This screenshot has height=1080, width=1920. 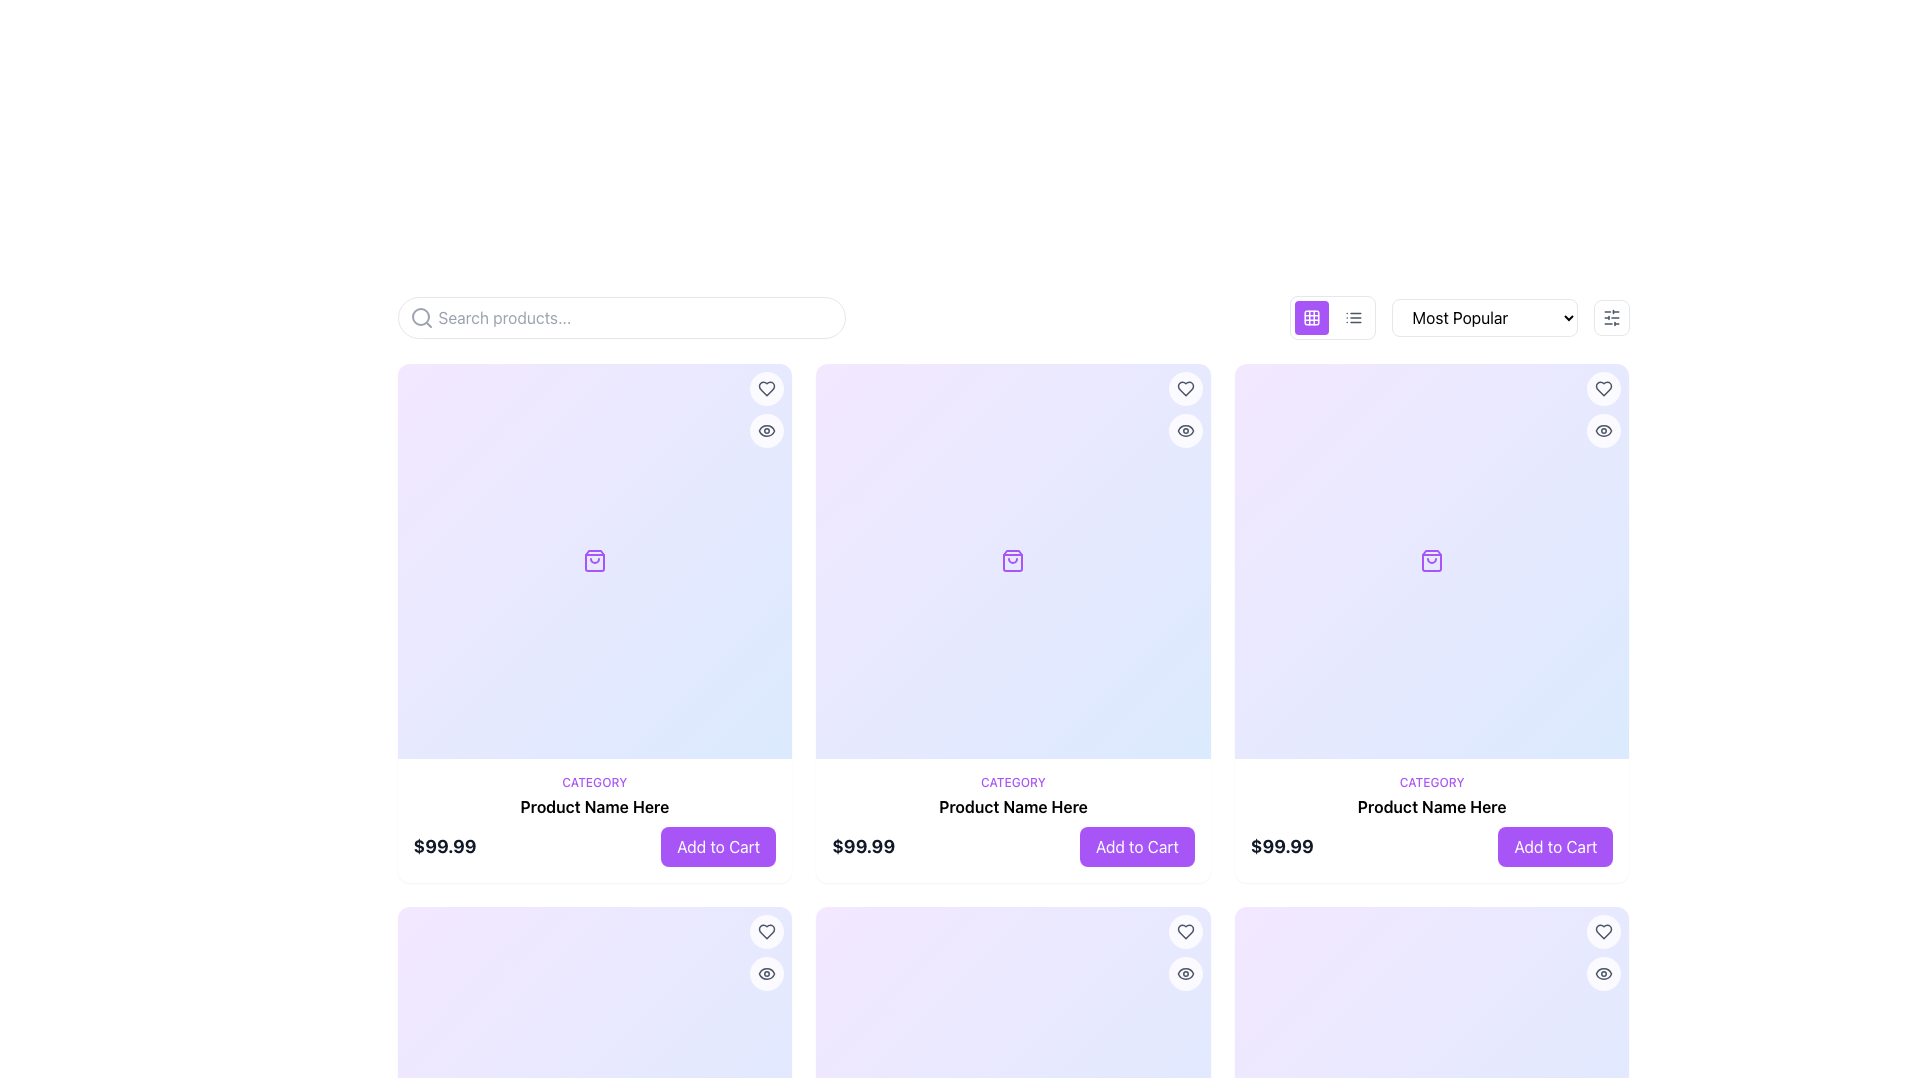 I want to click on the text label displaying 'CATEGORY', which is styled in purple with a small font size and positioned above the product name in the product card interface, so click(x=1431, y=781).